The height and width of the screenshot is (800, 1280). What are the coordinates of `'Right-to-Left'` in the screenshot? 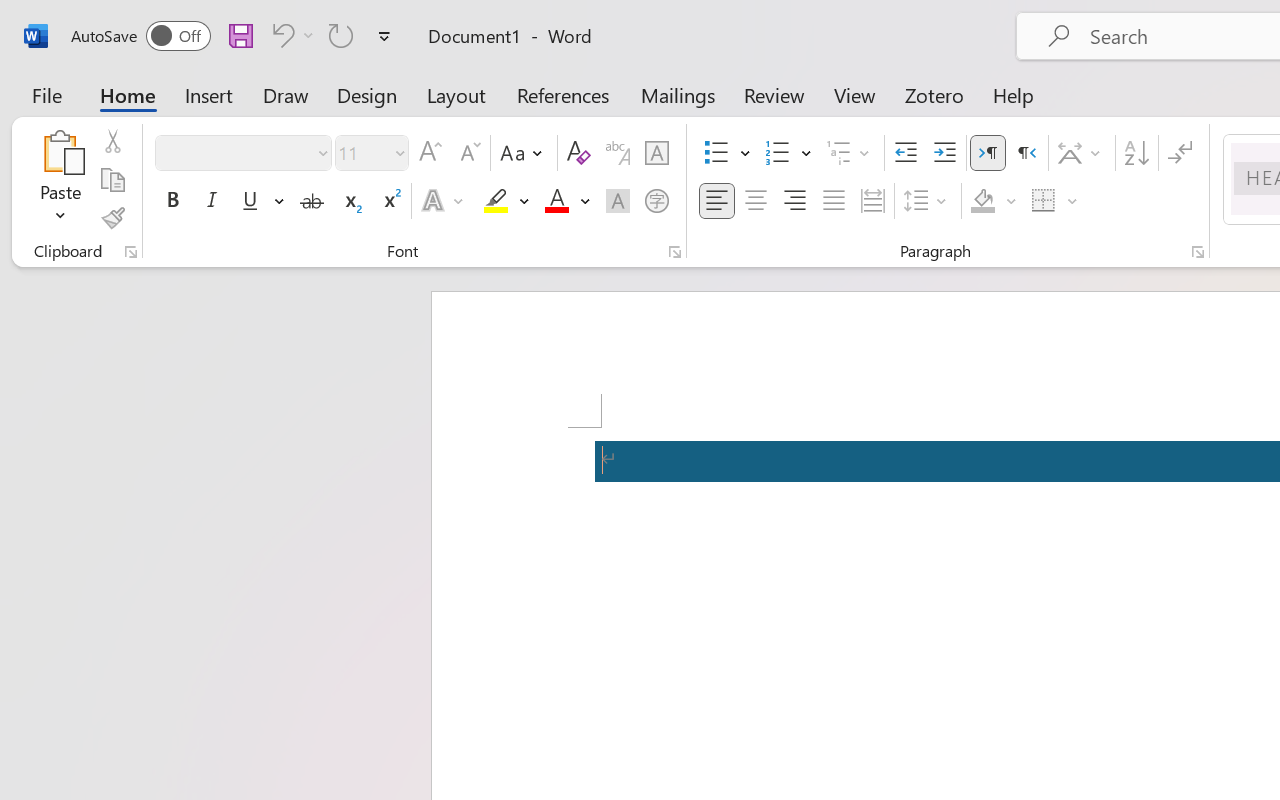 It's located at (1026, 153).